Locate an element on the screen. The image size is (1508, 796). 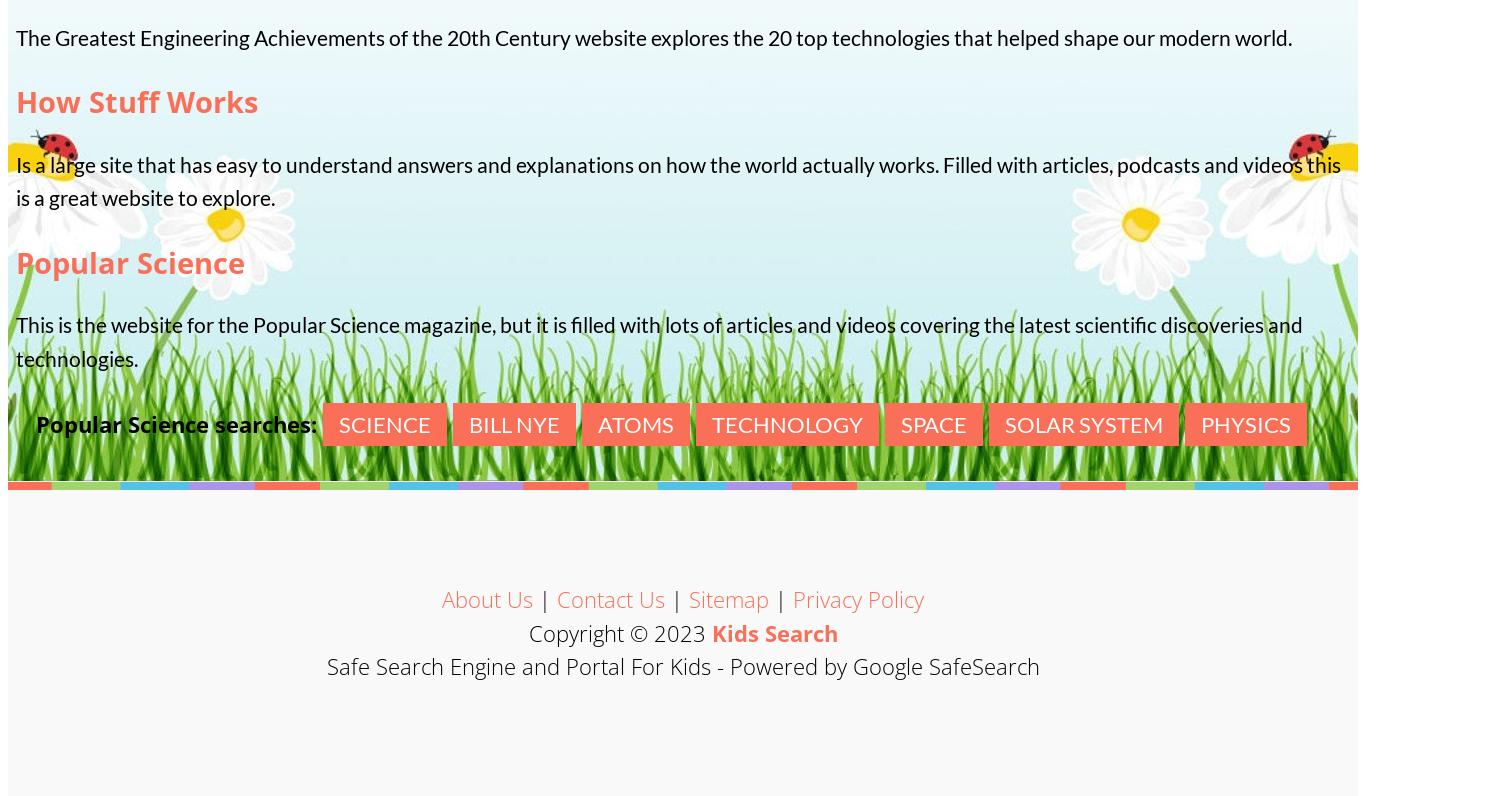
'Kids Search' is located at coordinates (774, 632).